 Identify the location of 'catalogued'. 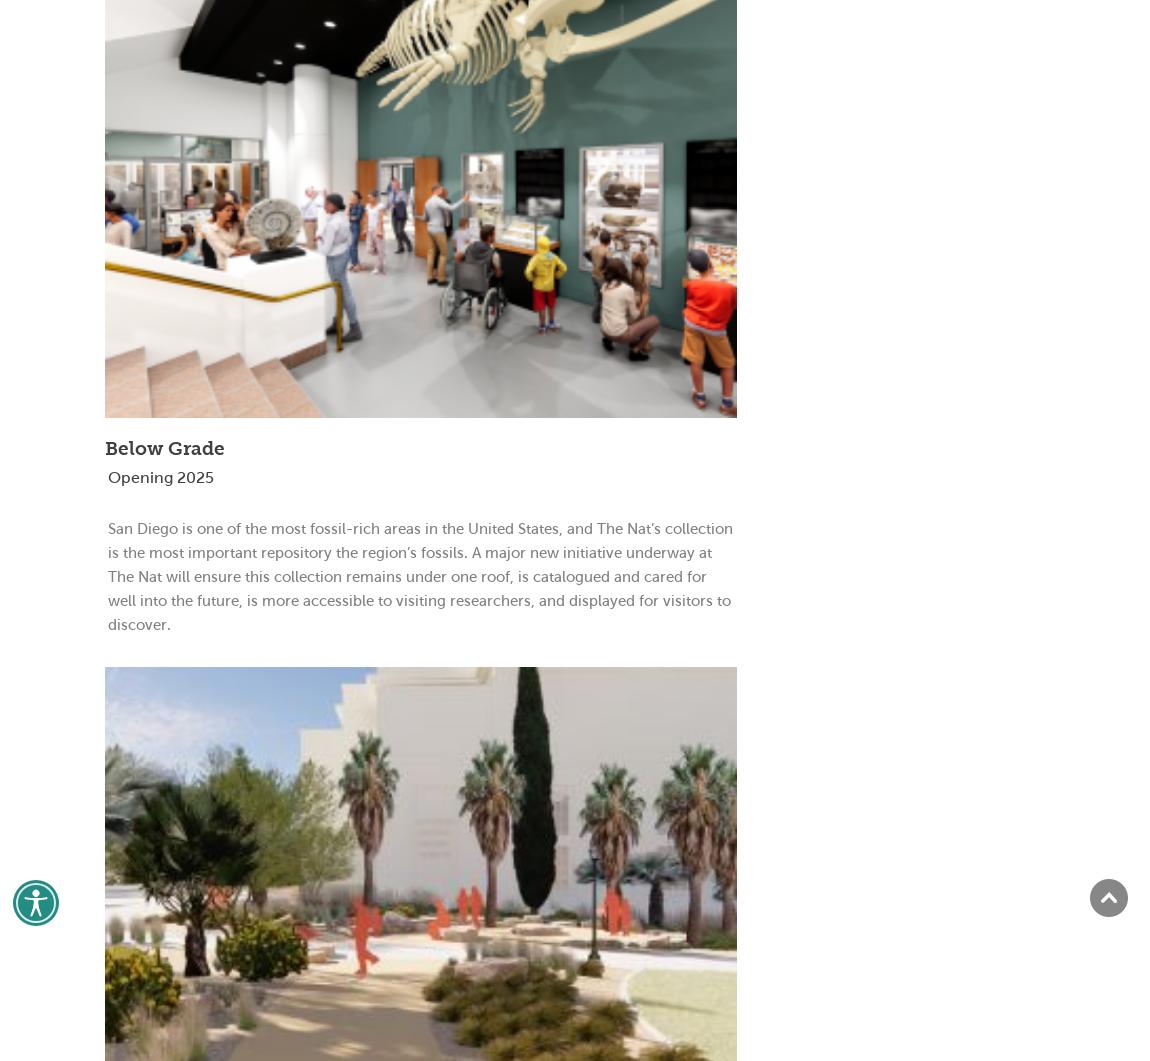
(571, 575).